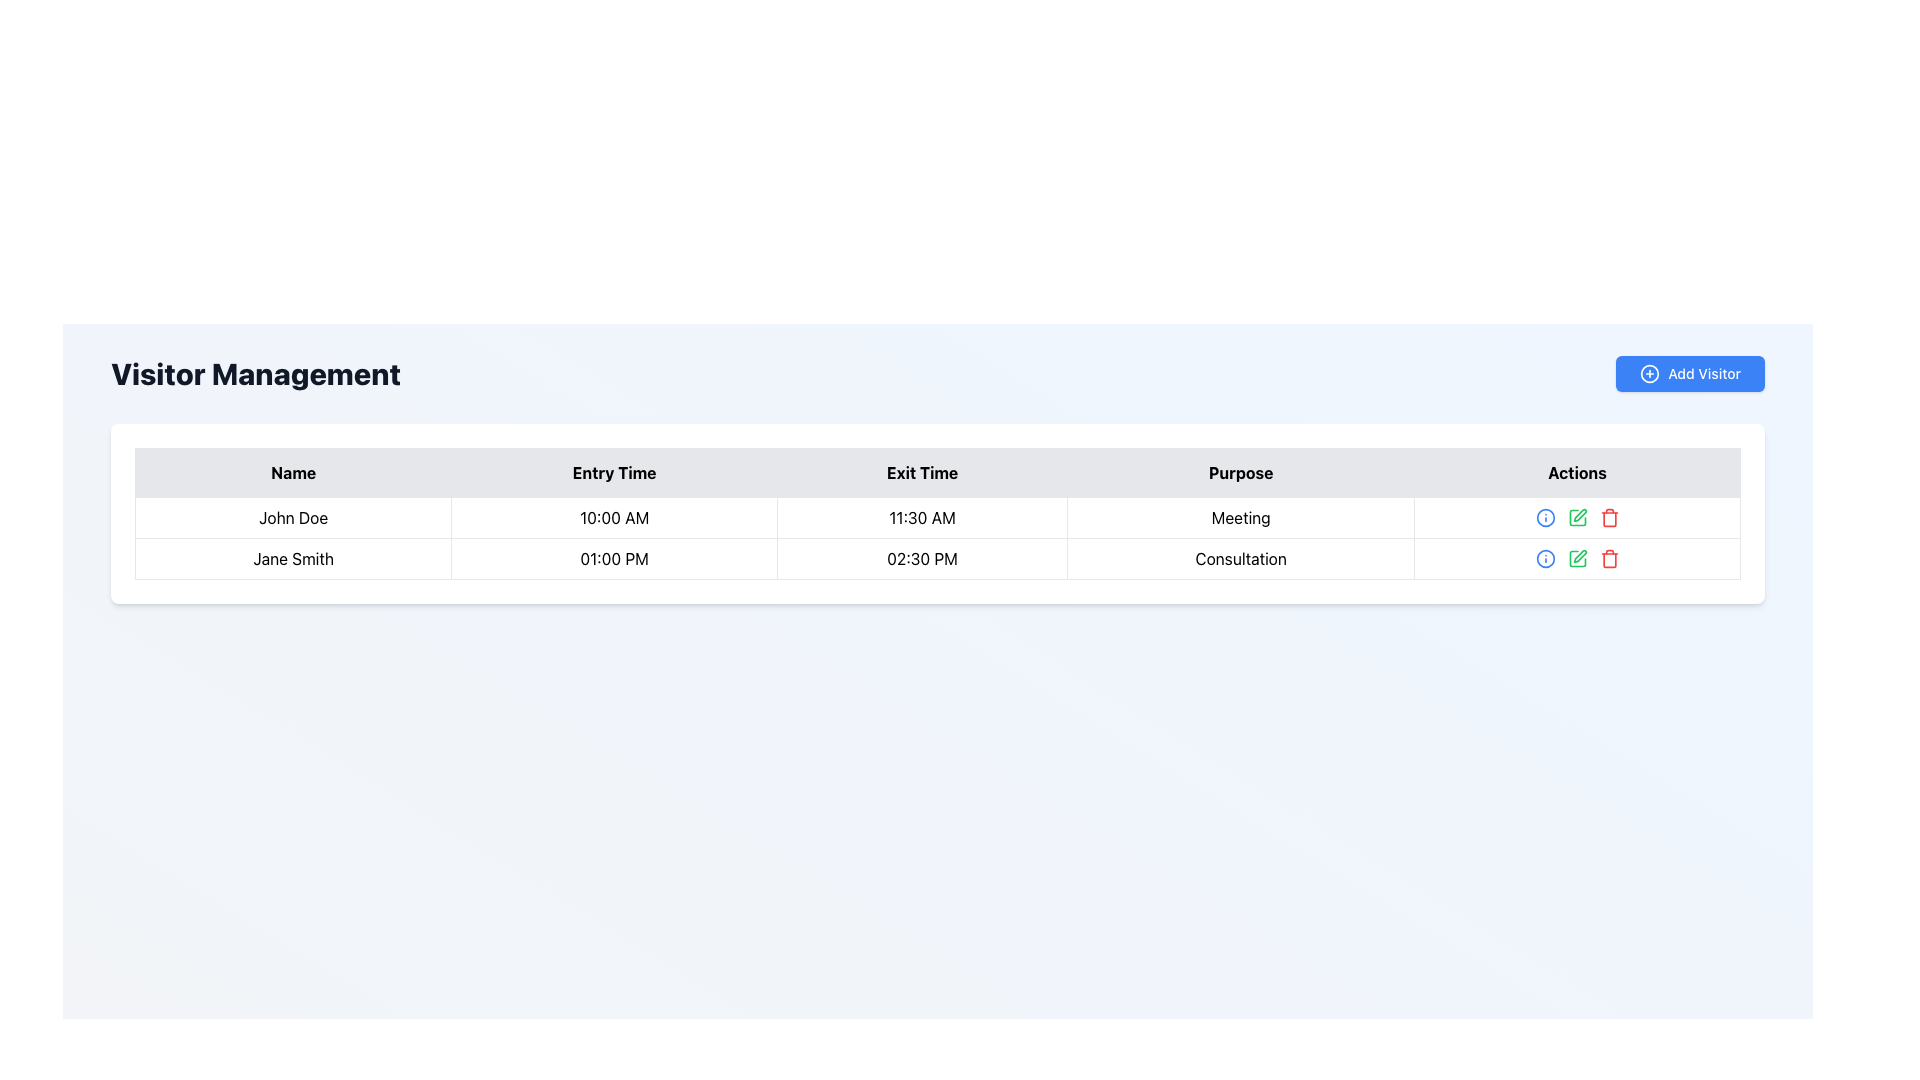 The image size is (1920, 1080). Describe the element at coordinates (1240, 559) in the screenshot. I see `the static text label indicating 'Consultation' in the 'Purpose' column of the second row associated with visitor 'Jane Smith.'` at that location.